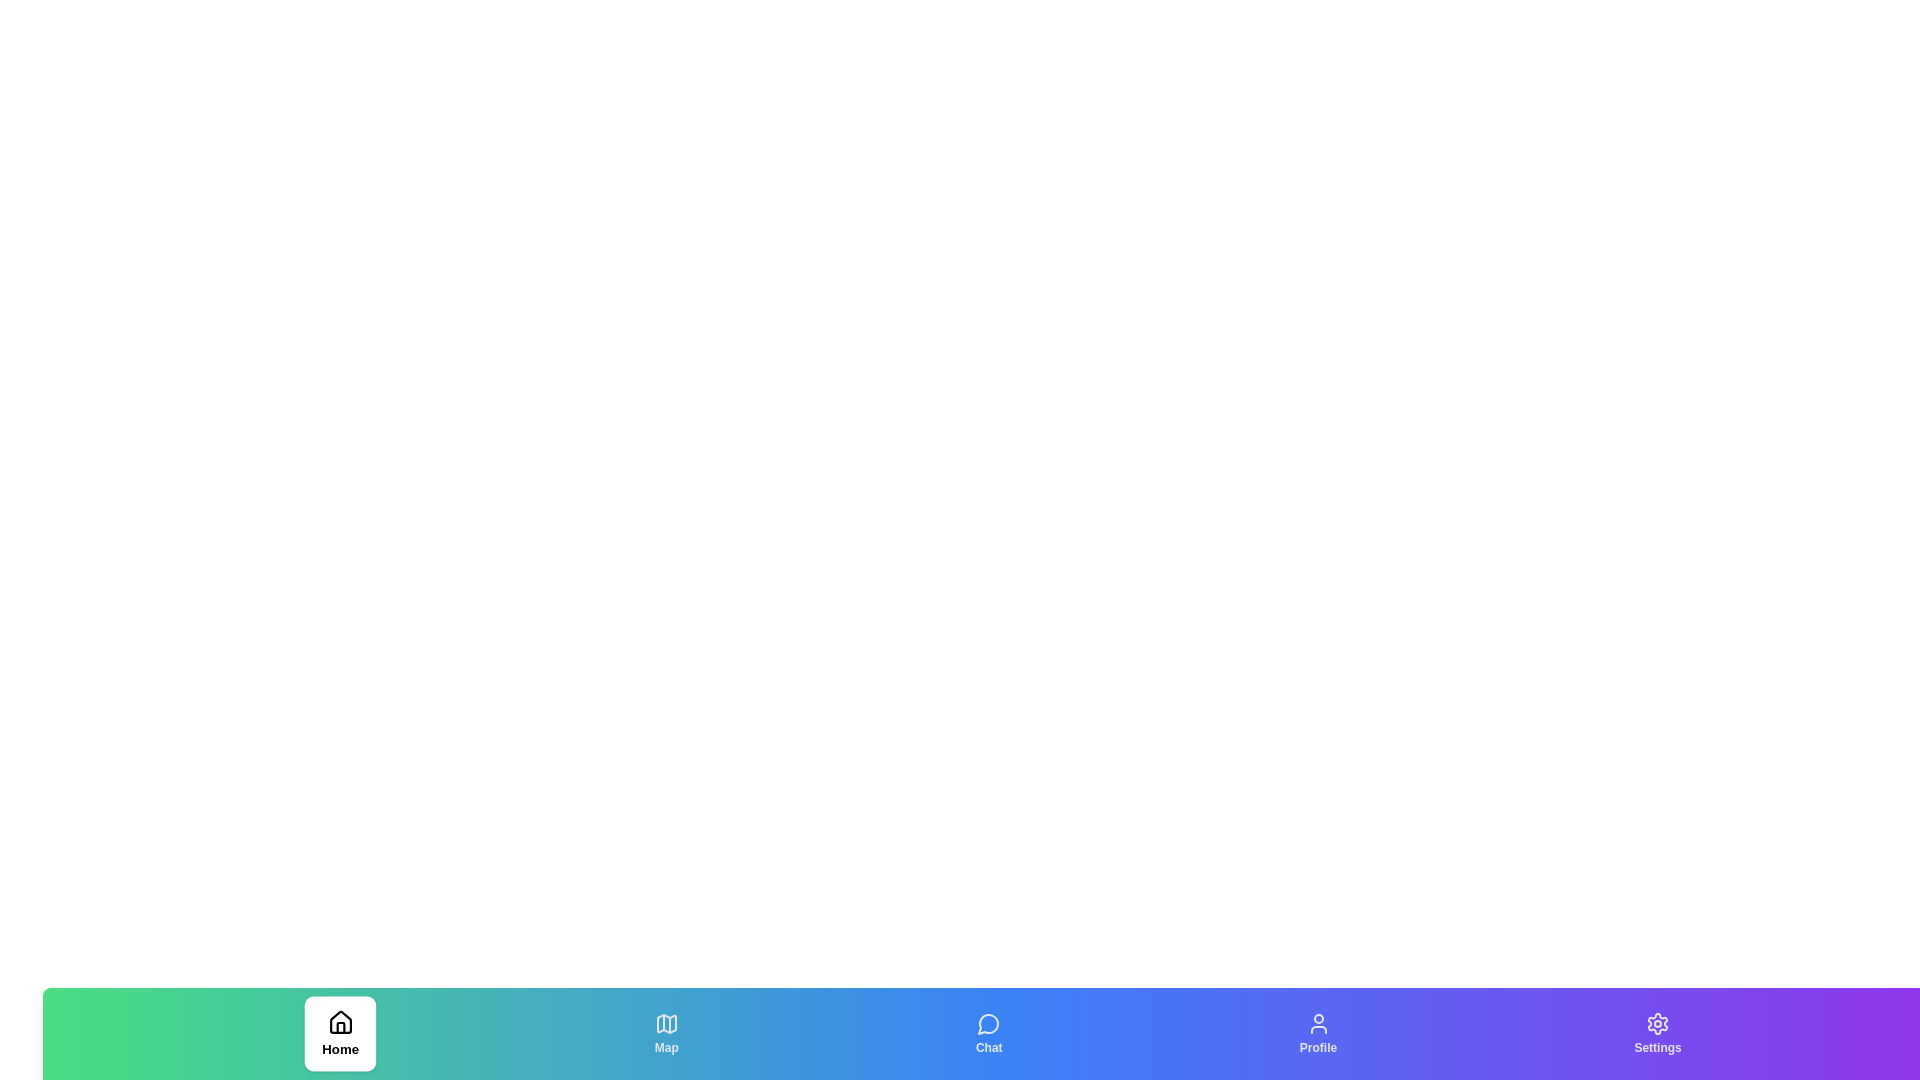  Describe the element at coordinates (1318, 1033) in the screenshot. I see `the Profile tab to observe the hover effect` at that location.